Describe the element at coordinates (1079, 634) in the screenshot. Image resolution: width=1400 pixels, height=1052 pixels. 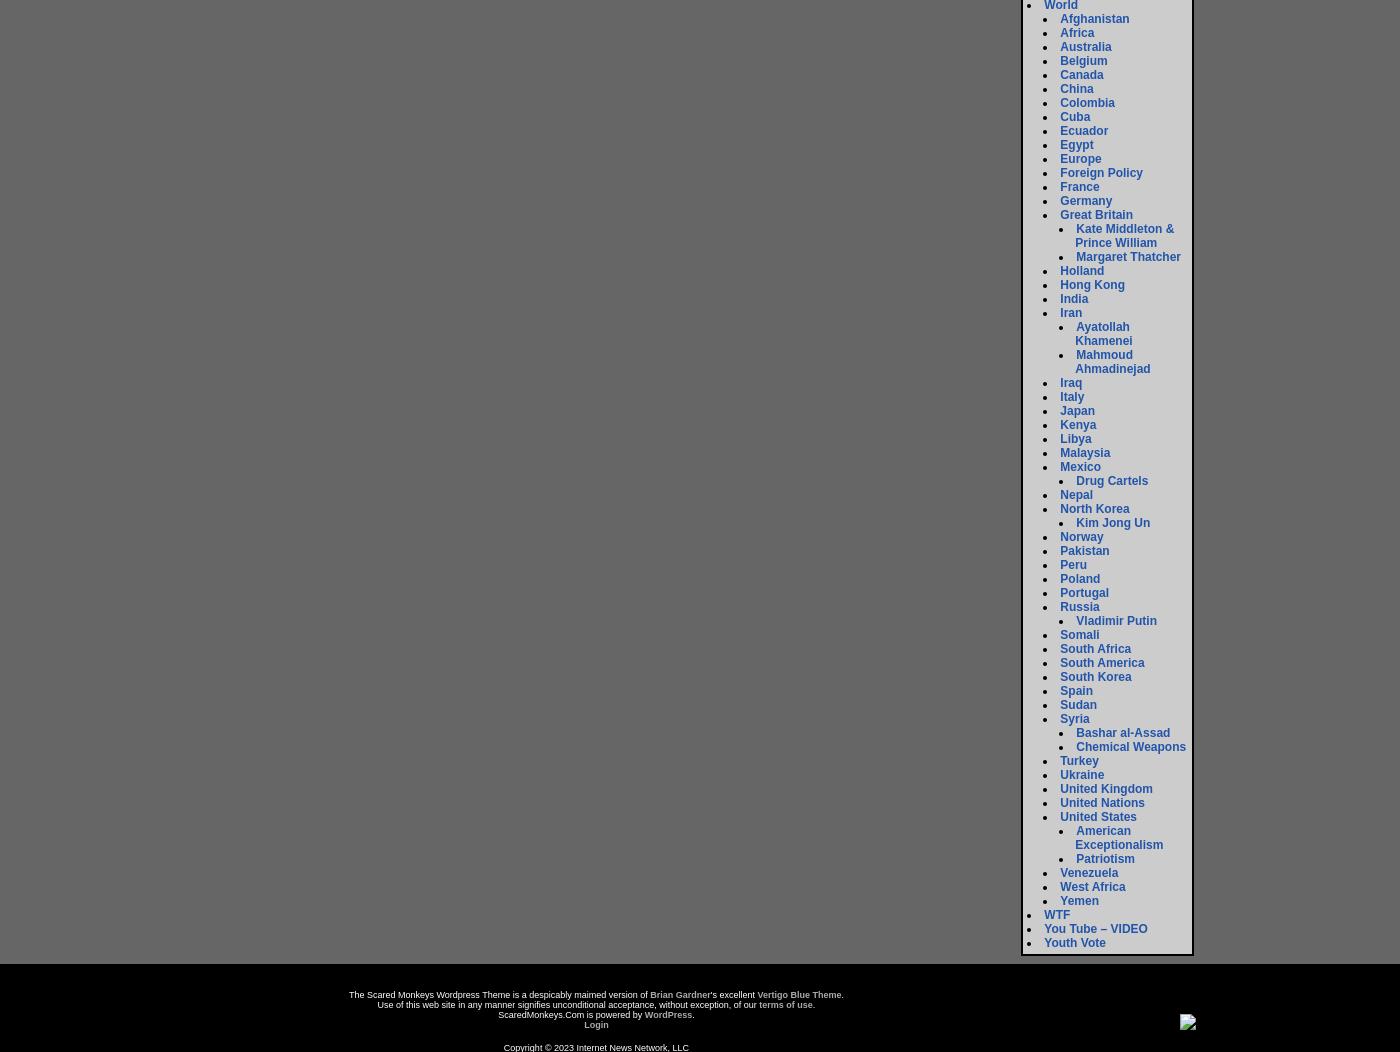
I see `'Somali'` at that location.